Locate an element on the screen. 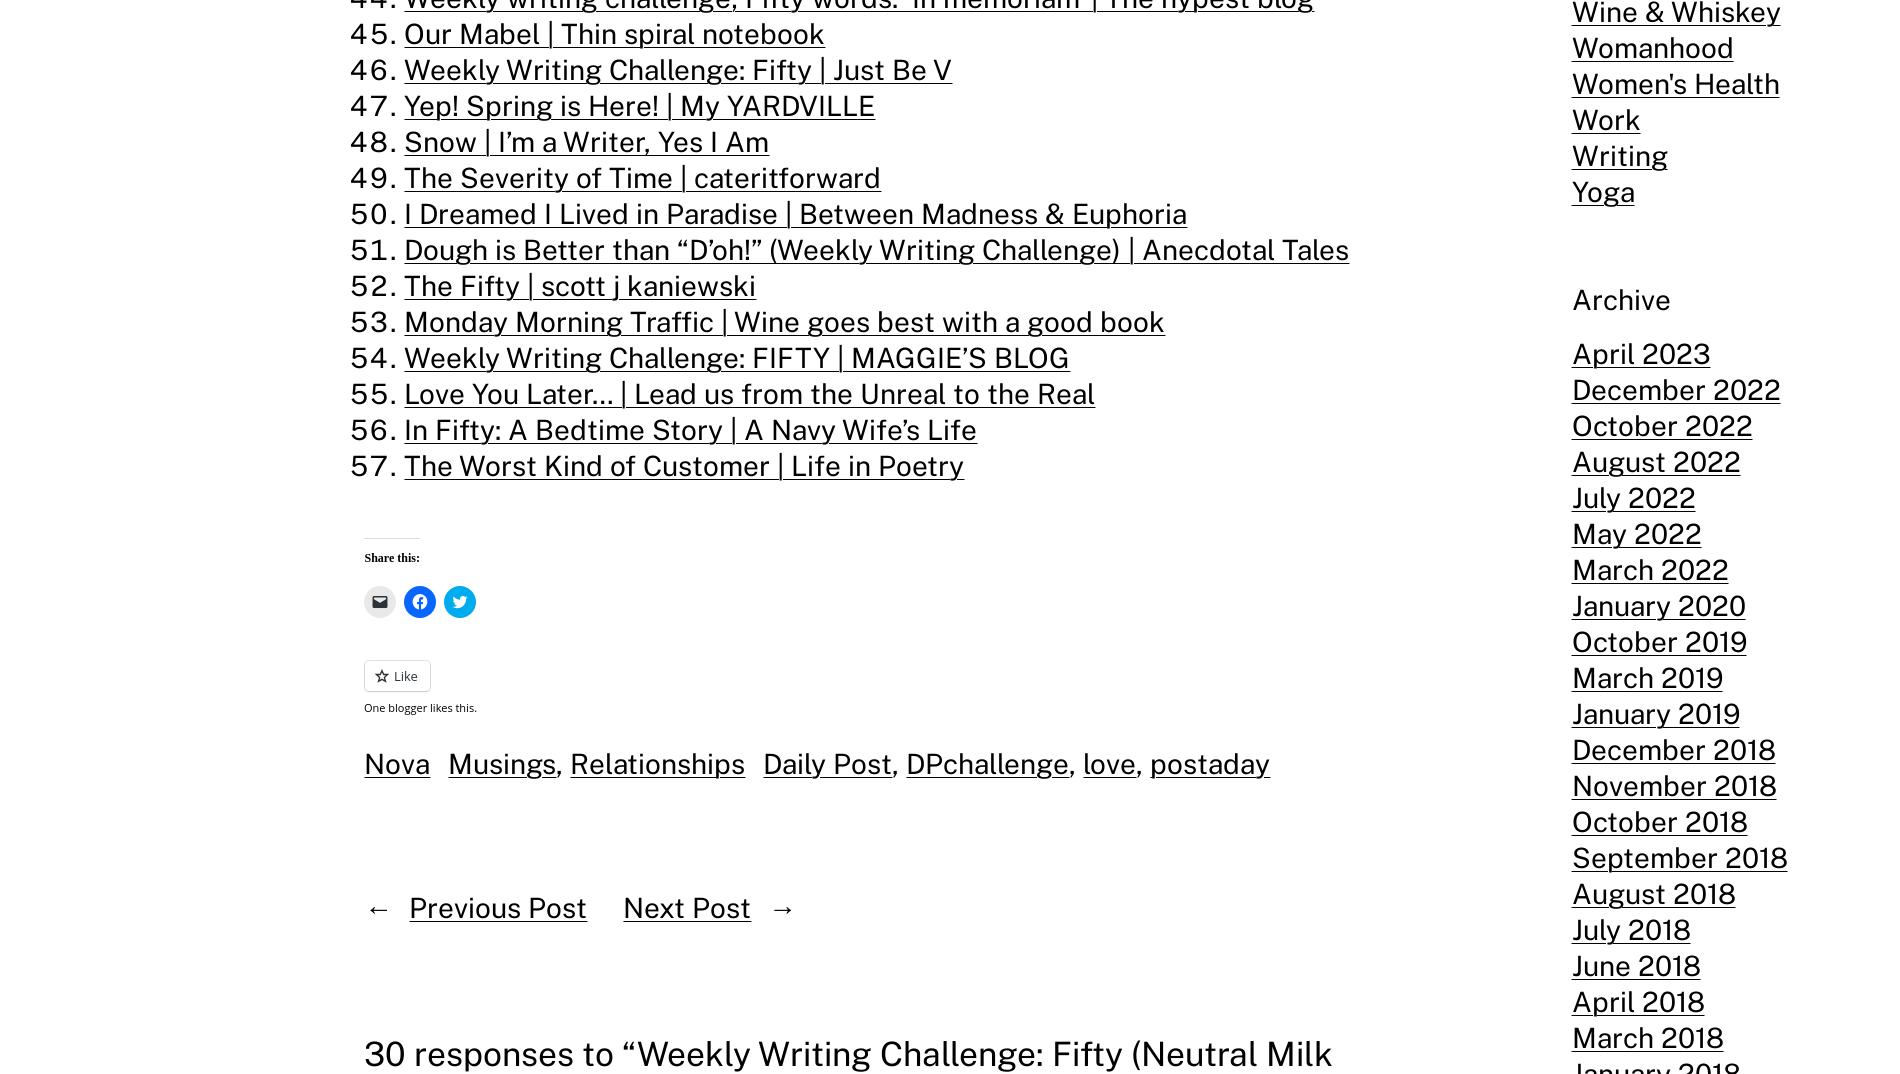  'Previous Post' is located at coordinates (497, 905).